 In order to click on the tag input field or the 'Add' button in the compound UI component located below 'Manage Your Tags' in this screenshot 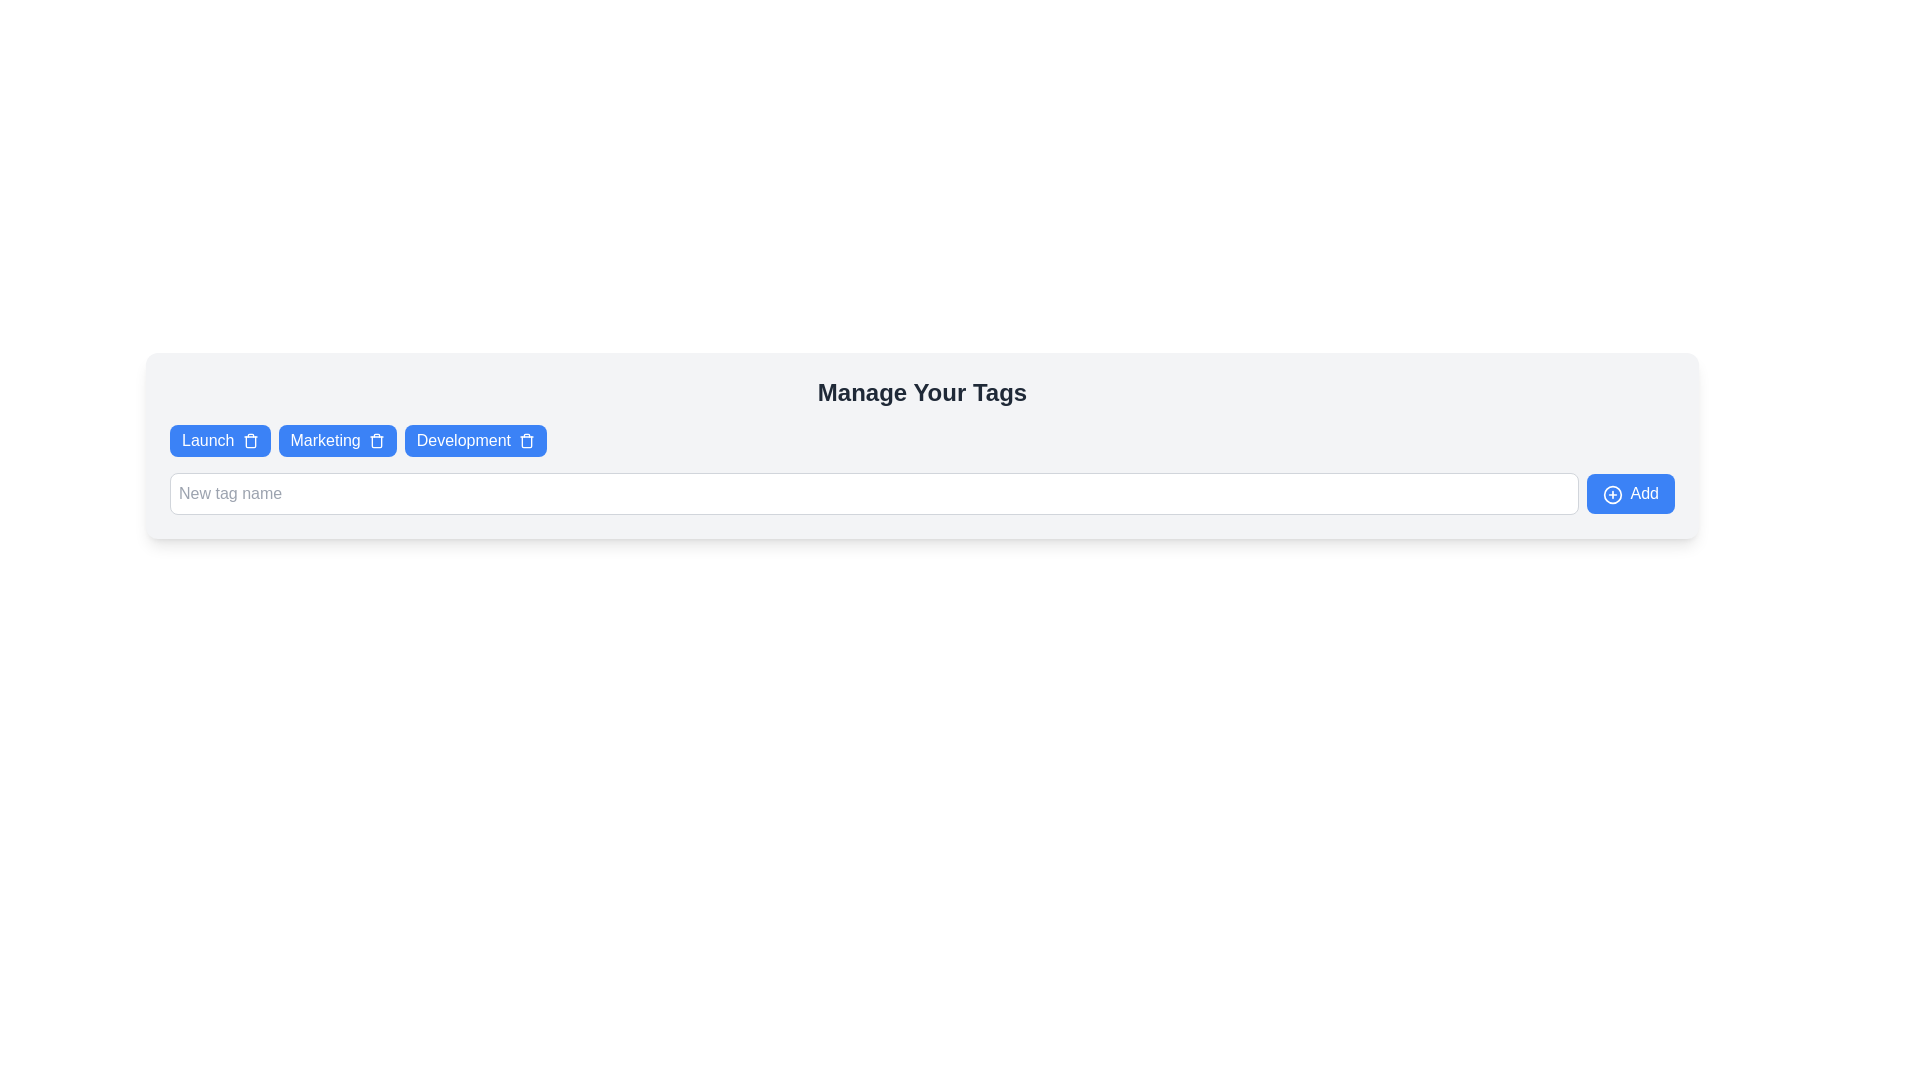, I will do `click(921, 493)`.